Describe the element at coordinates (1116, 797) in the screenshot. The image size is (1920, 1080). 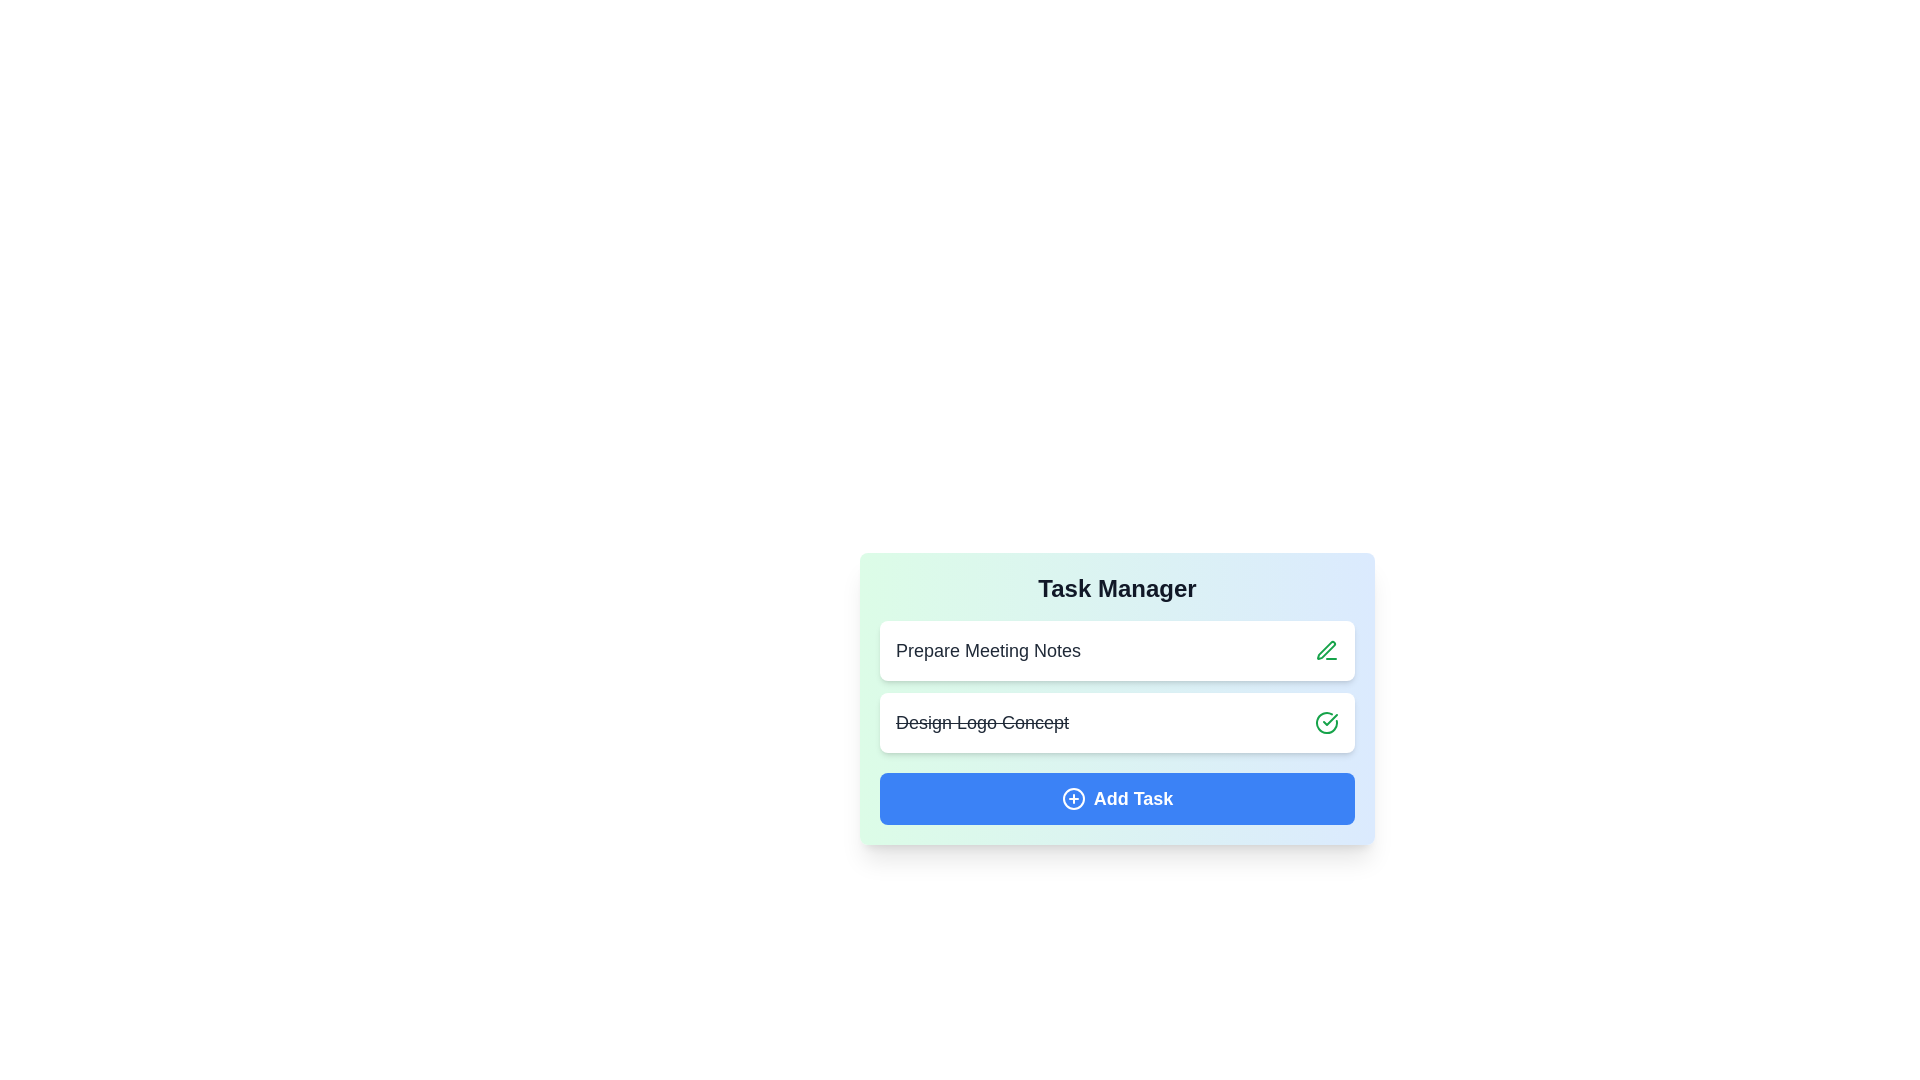
I see `the 'Add Task' button to add a new task to the list` at that location.